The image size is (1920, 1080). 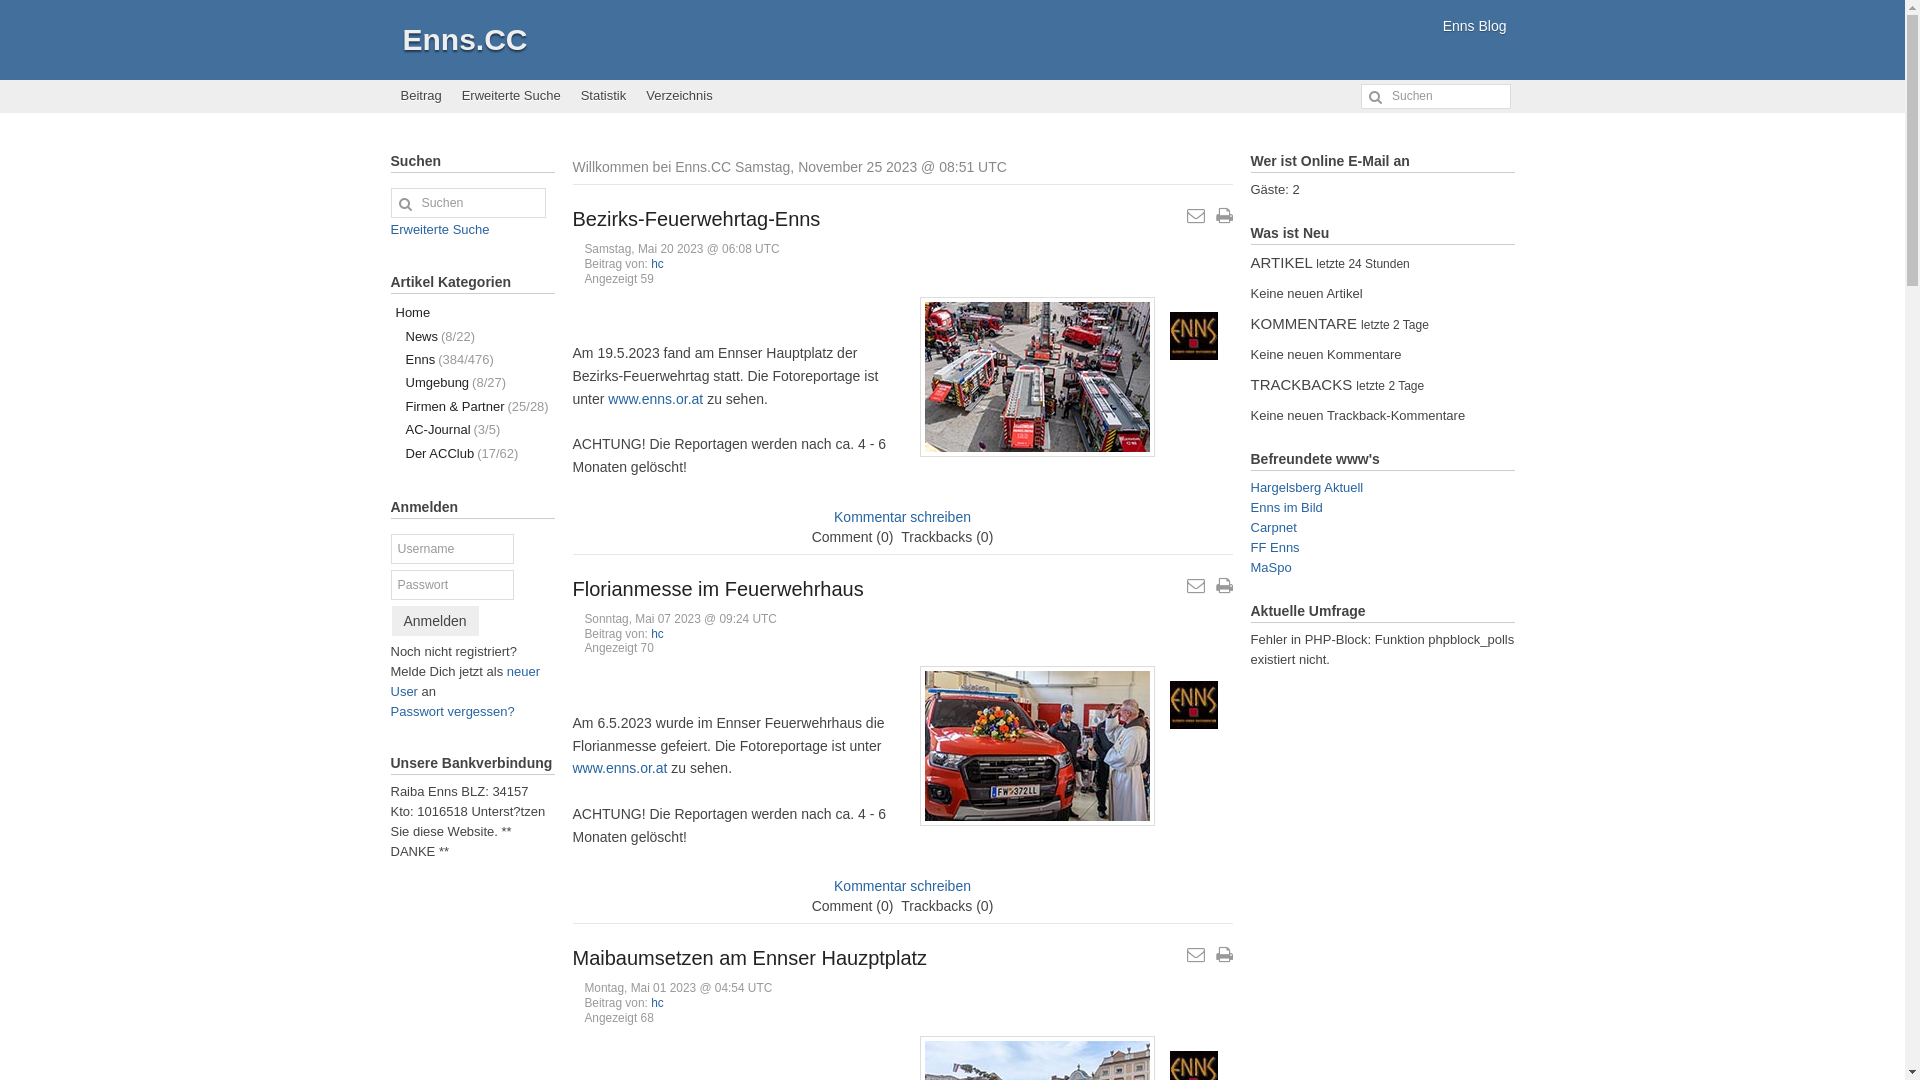 What do you see at coordinates (655, 398) in the screenshot?
I see `'www.enns.or.at'` at bounding box center [655, 398].